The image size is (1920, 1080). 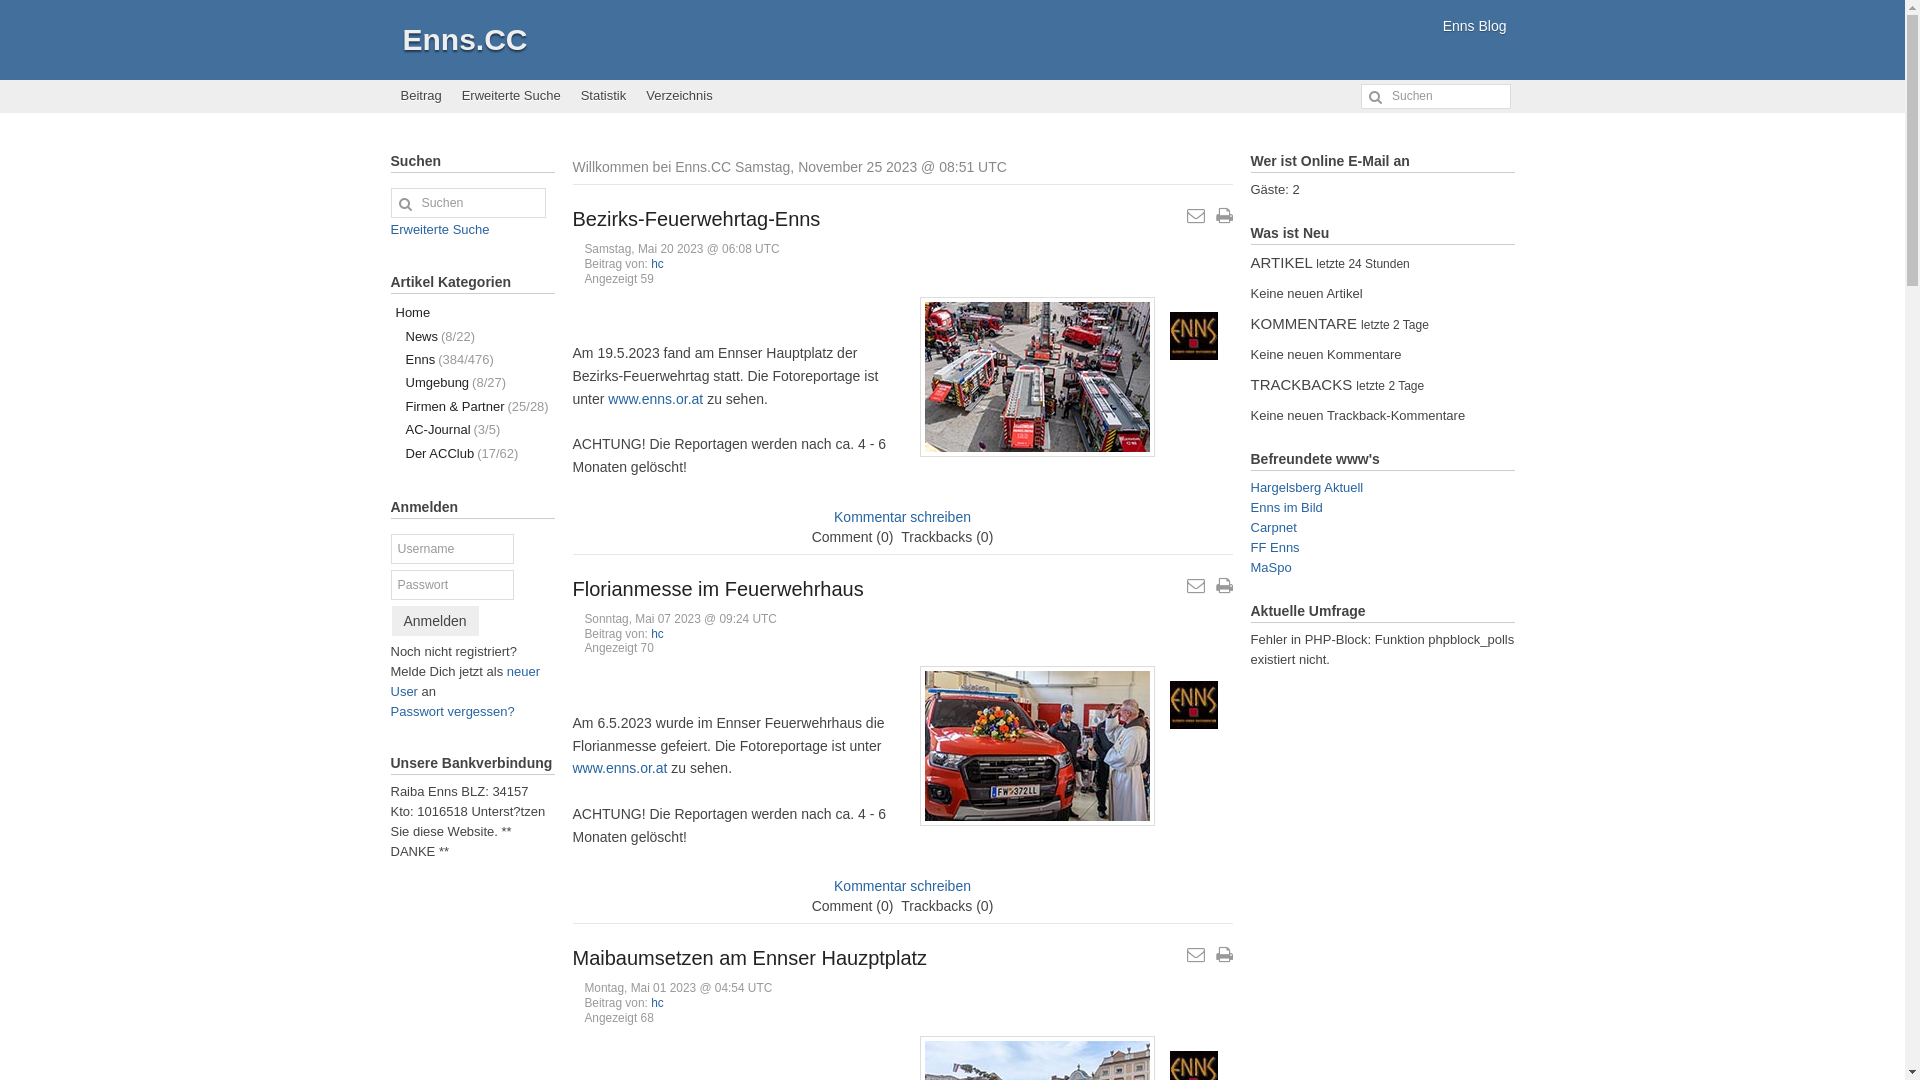 What do you see at coordinates (655, 398) in the screenshot?
I see `'www.enns.or.at'` at bounding box center [655, 398].